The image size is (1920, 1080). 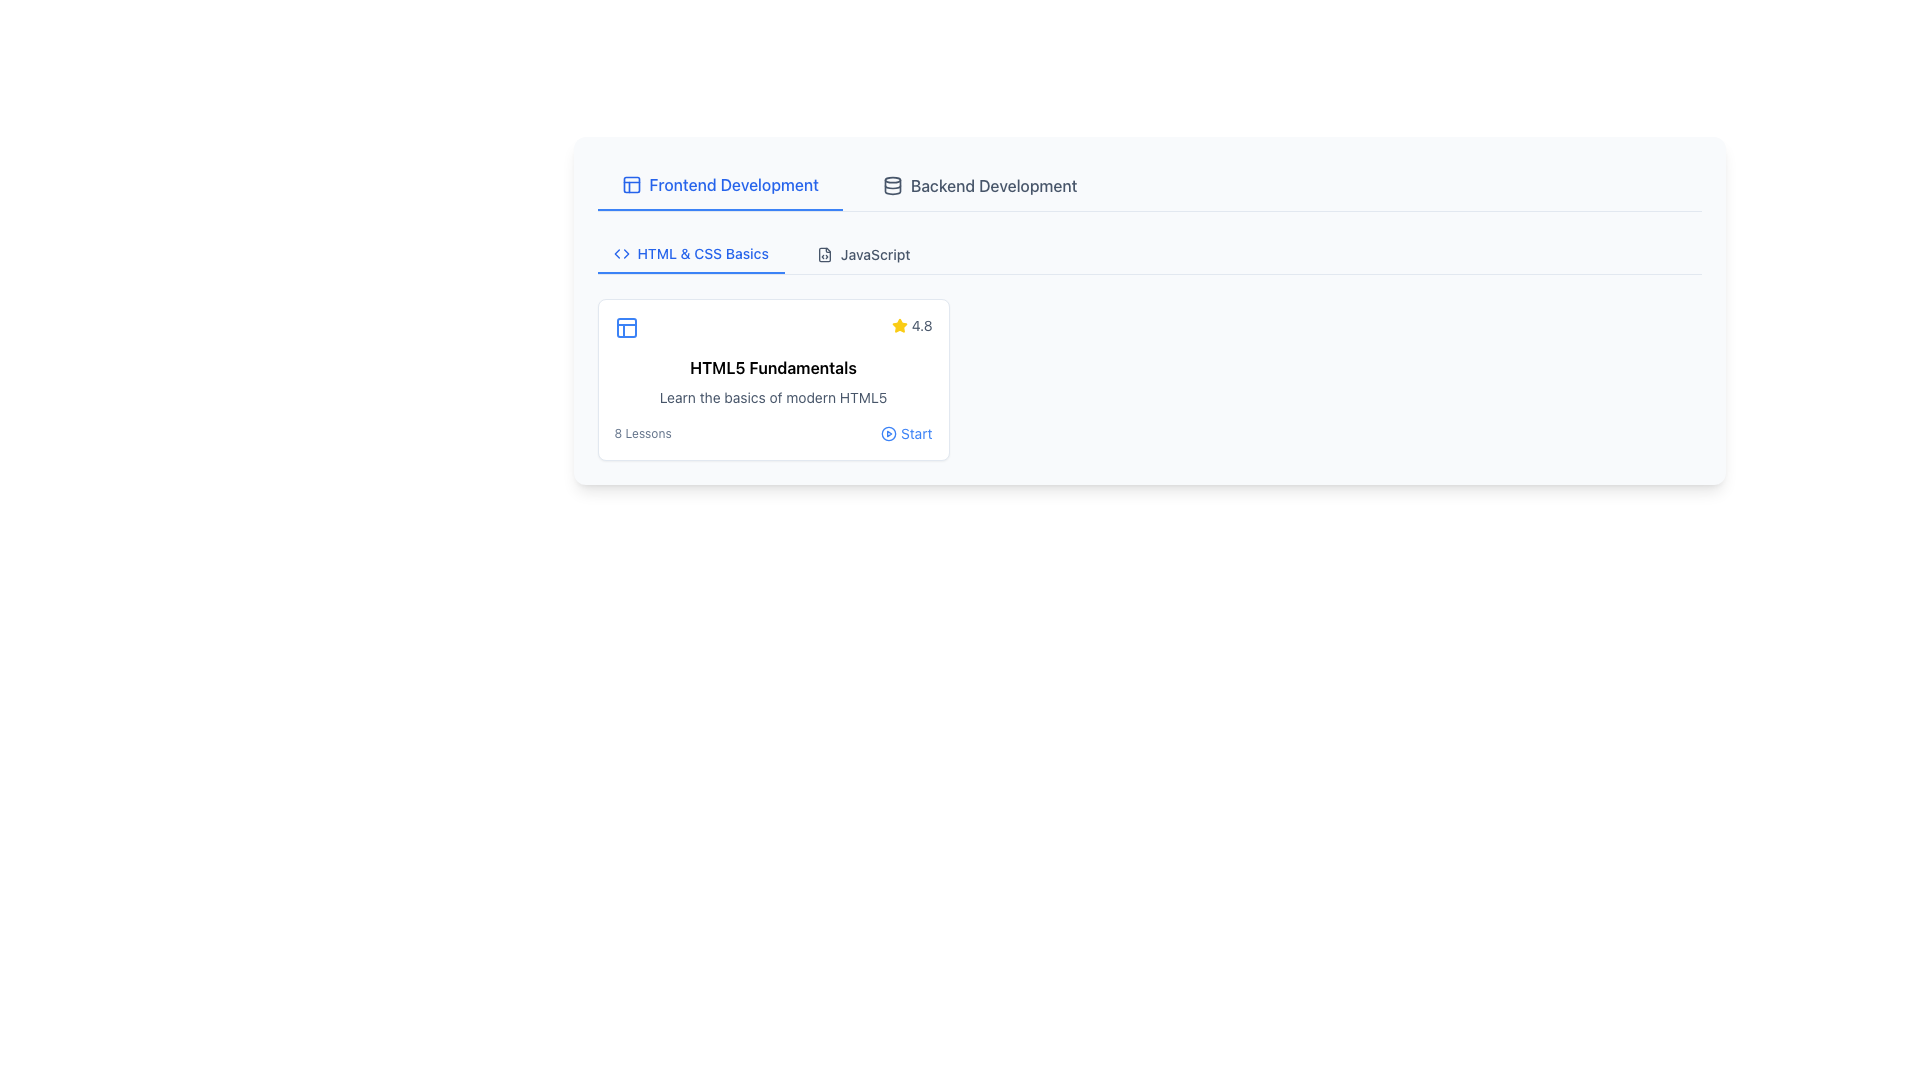 I want to click on the 'Backend Development' tab in the Tab Navigation Bar, so click(x=1149, y=186).